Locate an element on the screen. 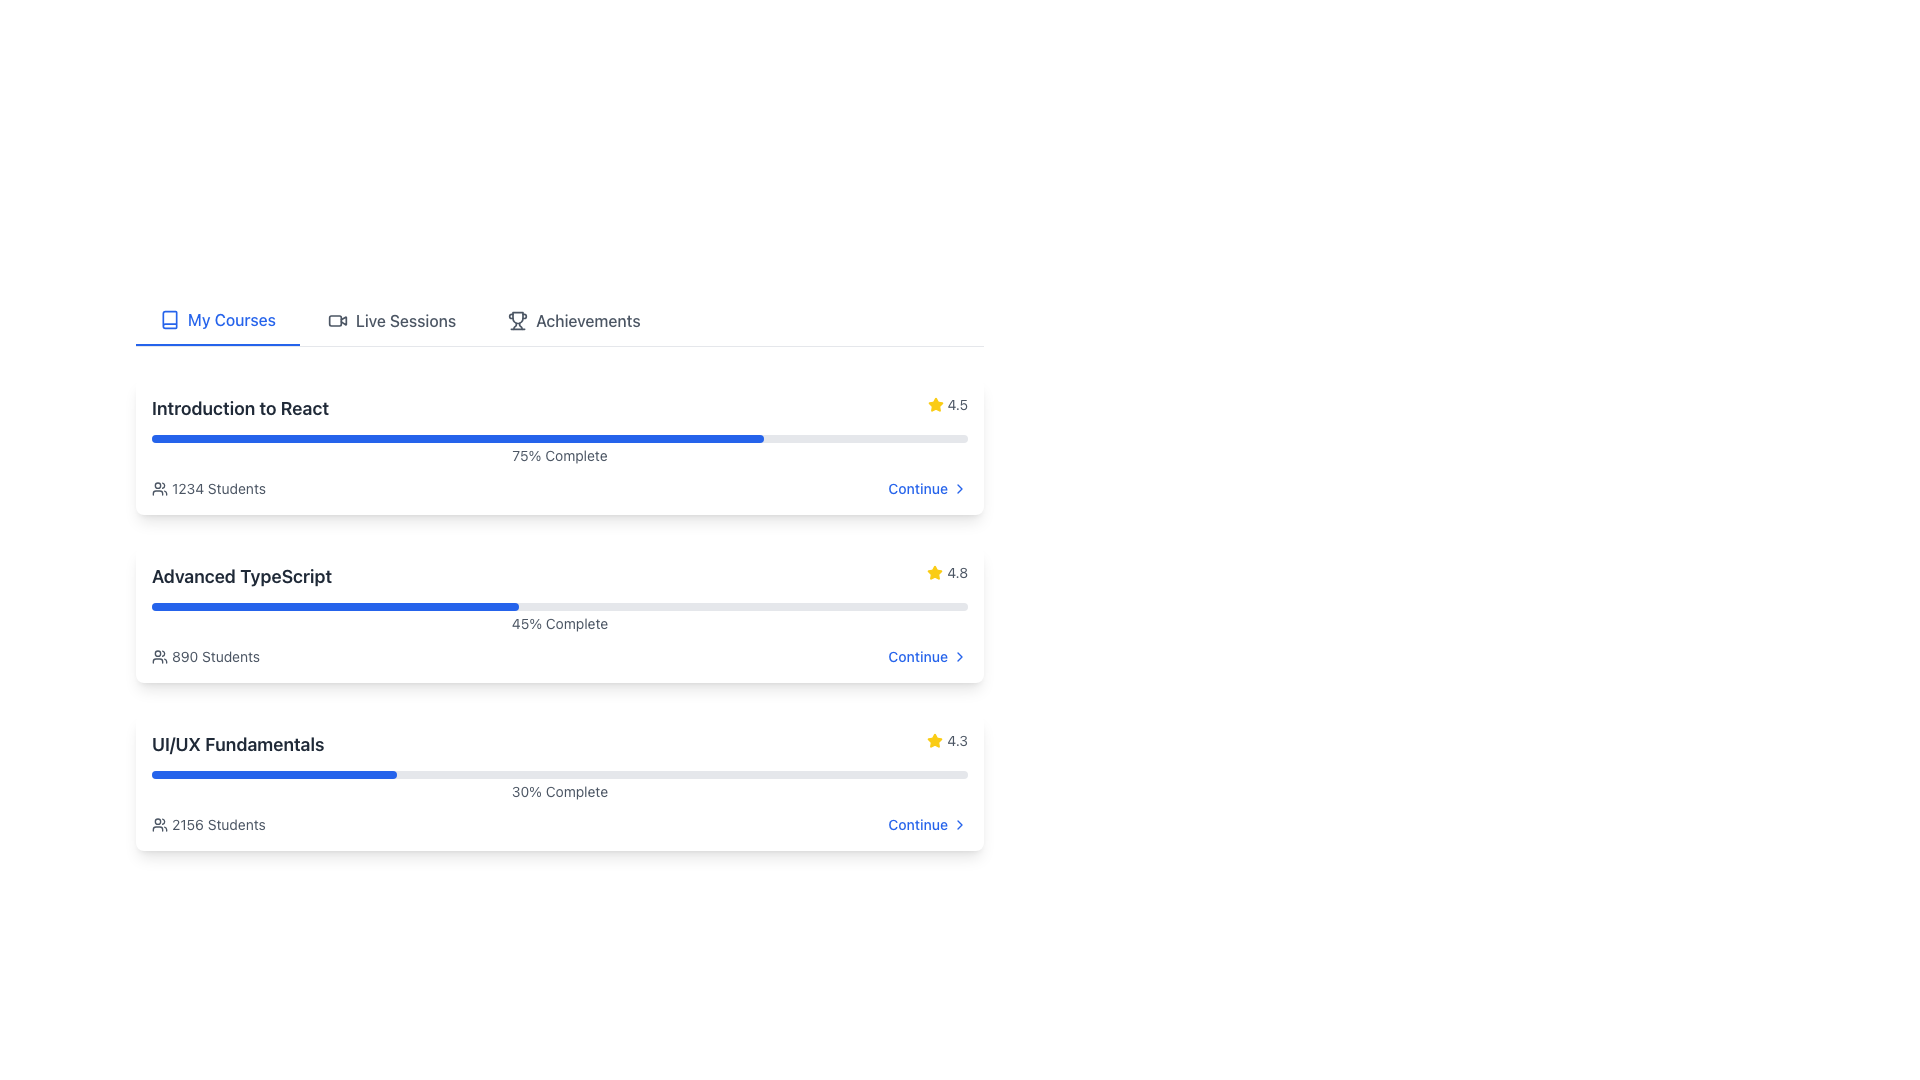 The height and width of the screenshot is (1080, 1920). text content of the label displaying '75% Complete', which is styled in gray and positioned near the bottom of the progress bar for the course 'Introduction to React' is located at coordinates (560, 455).